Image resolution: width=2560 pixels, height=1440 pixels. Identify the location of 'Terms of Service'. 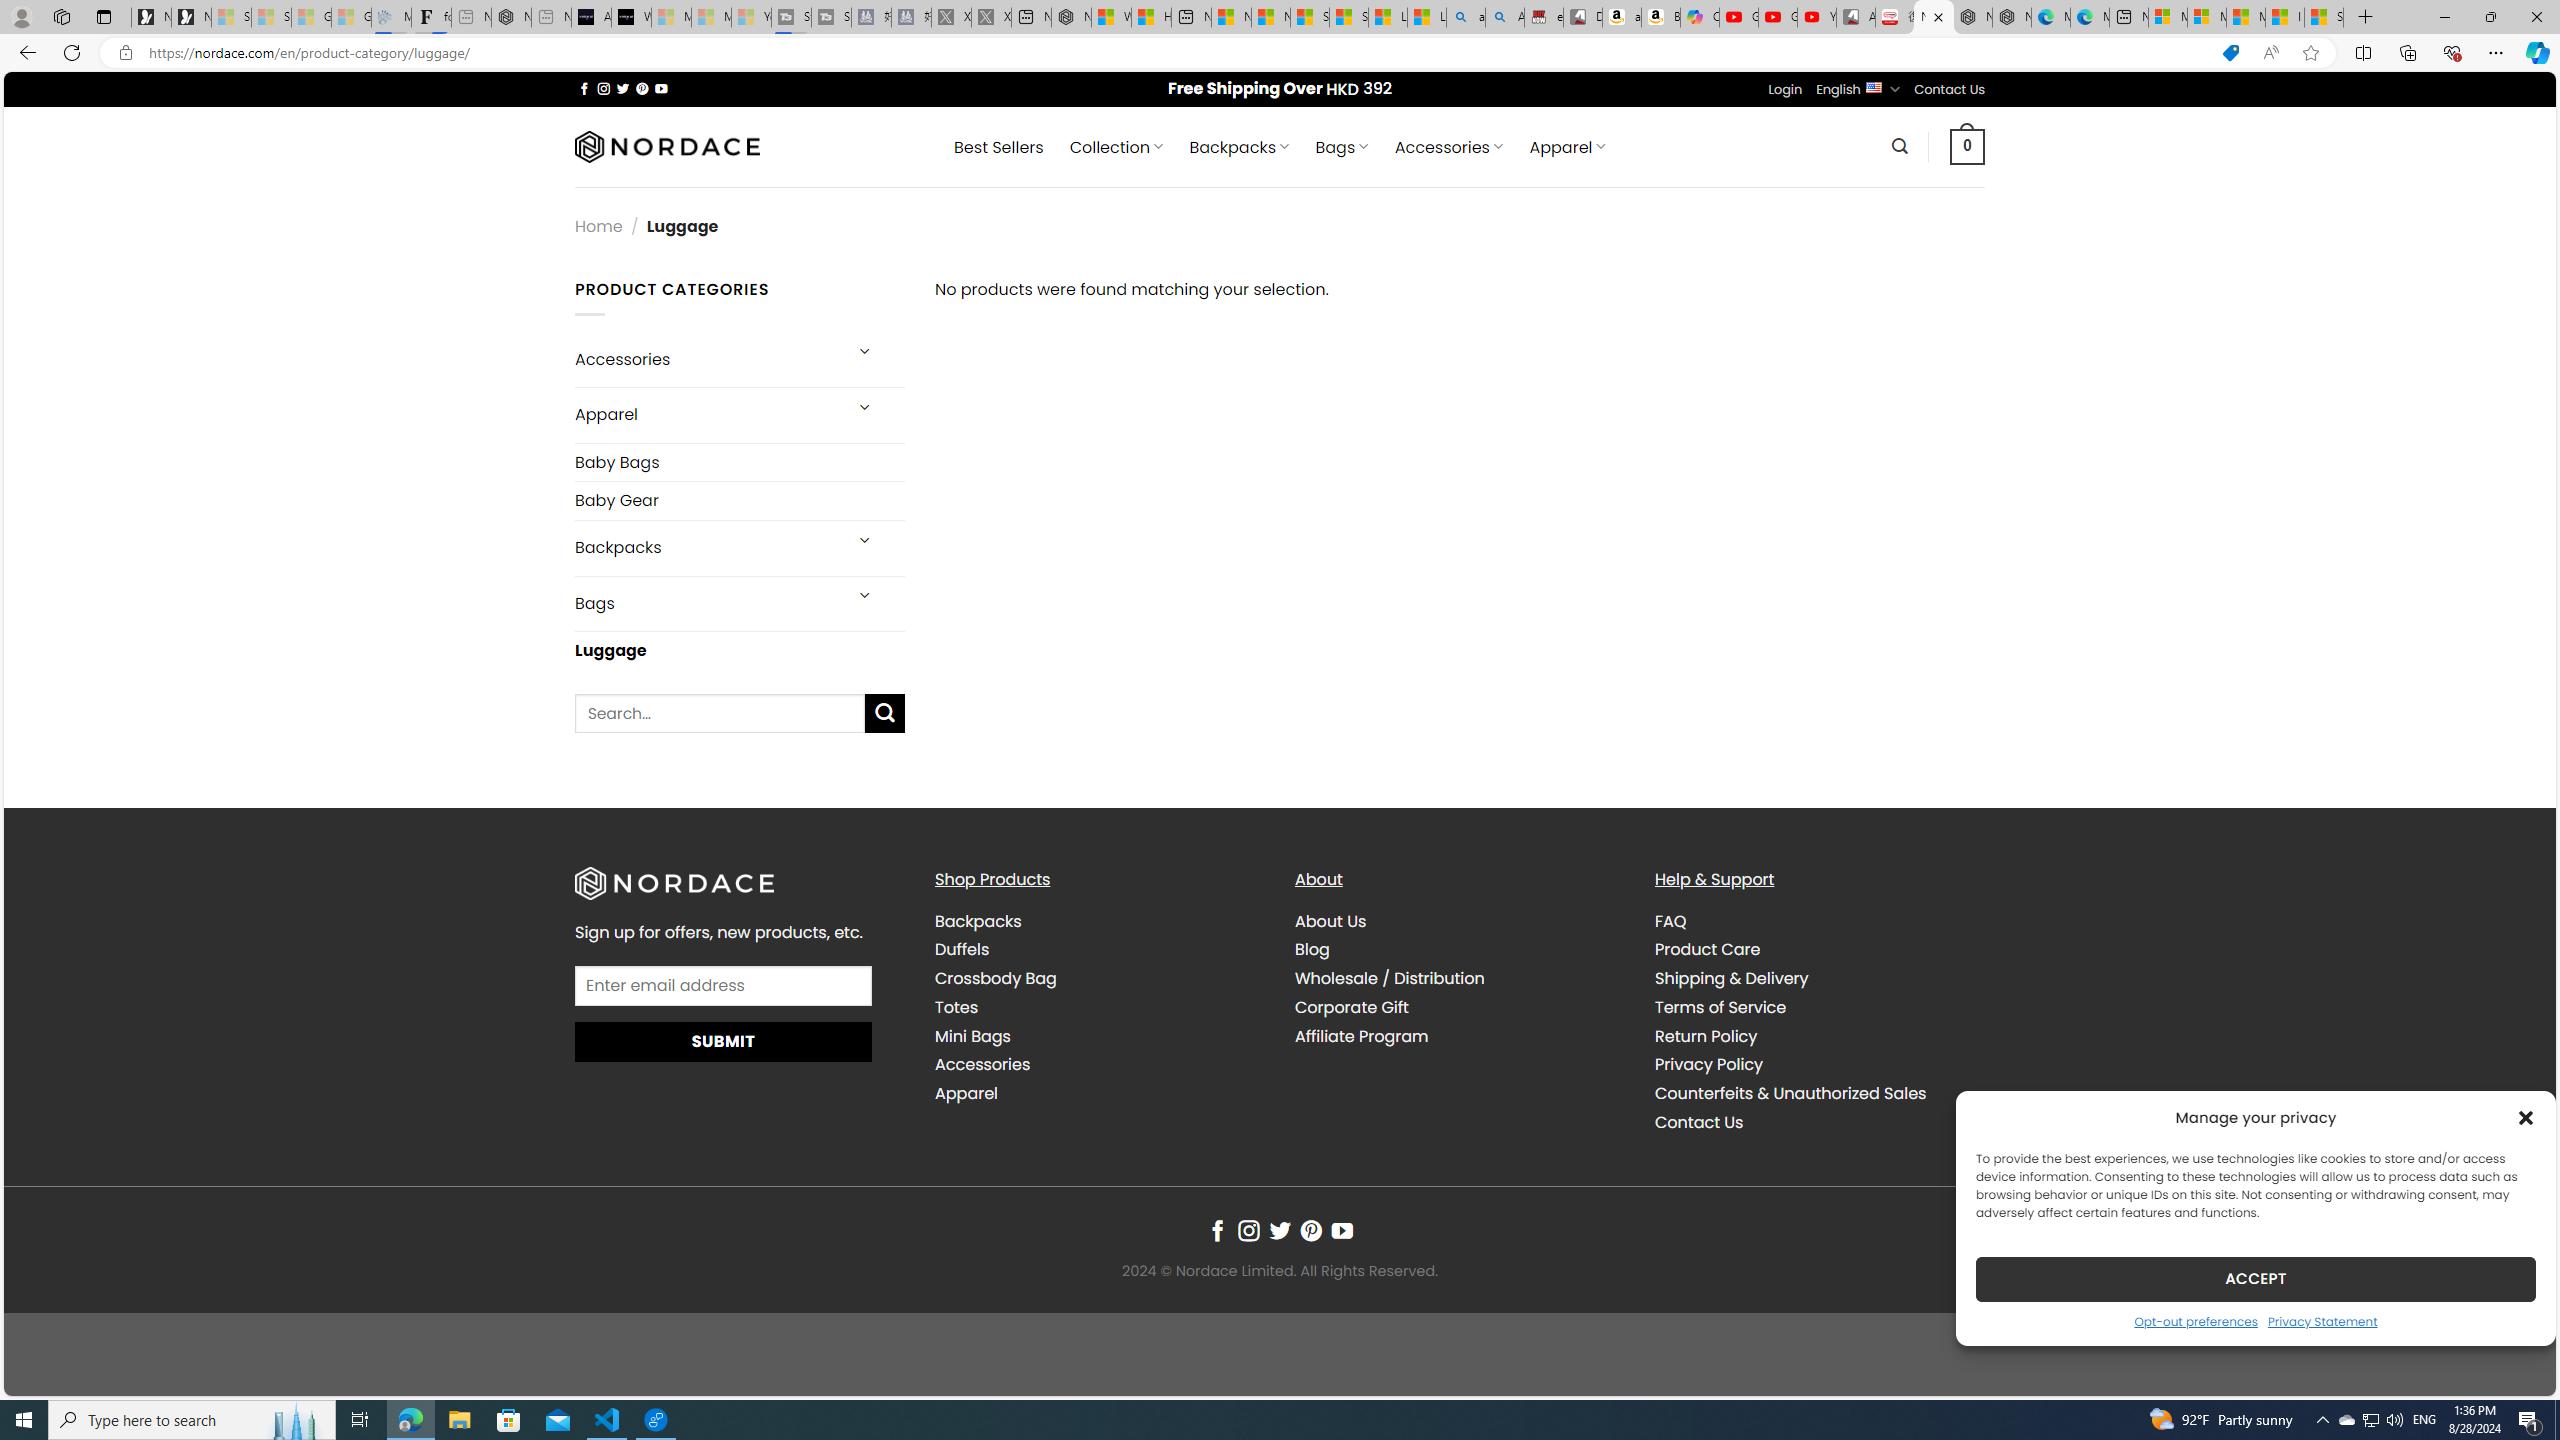
(1720, 1007).